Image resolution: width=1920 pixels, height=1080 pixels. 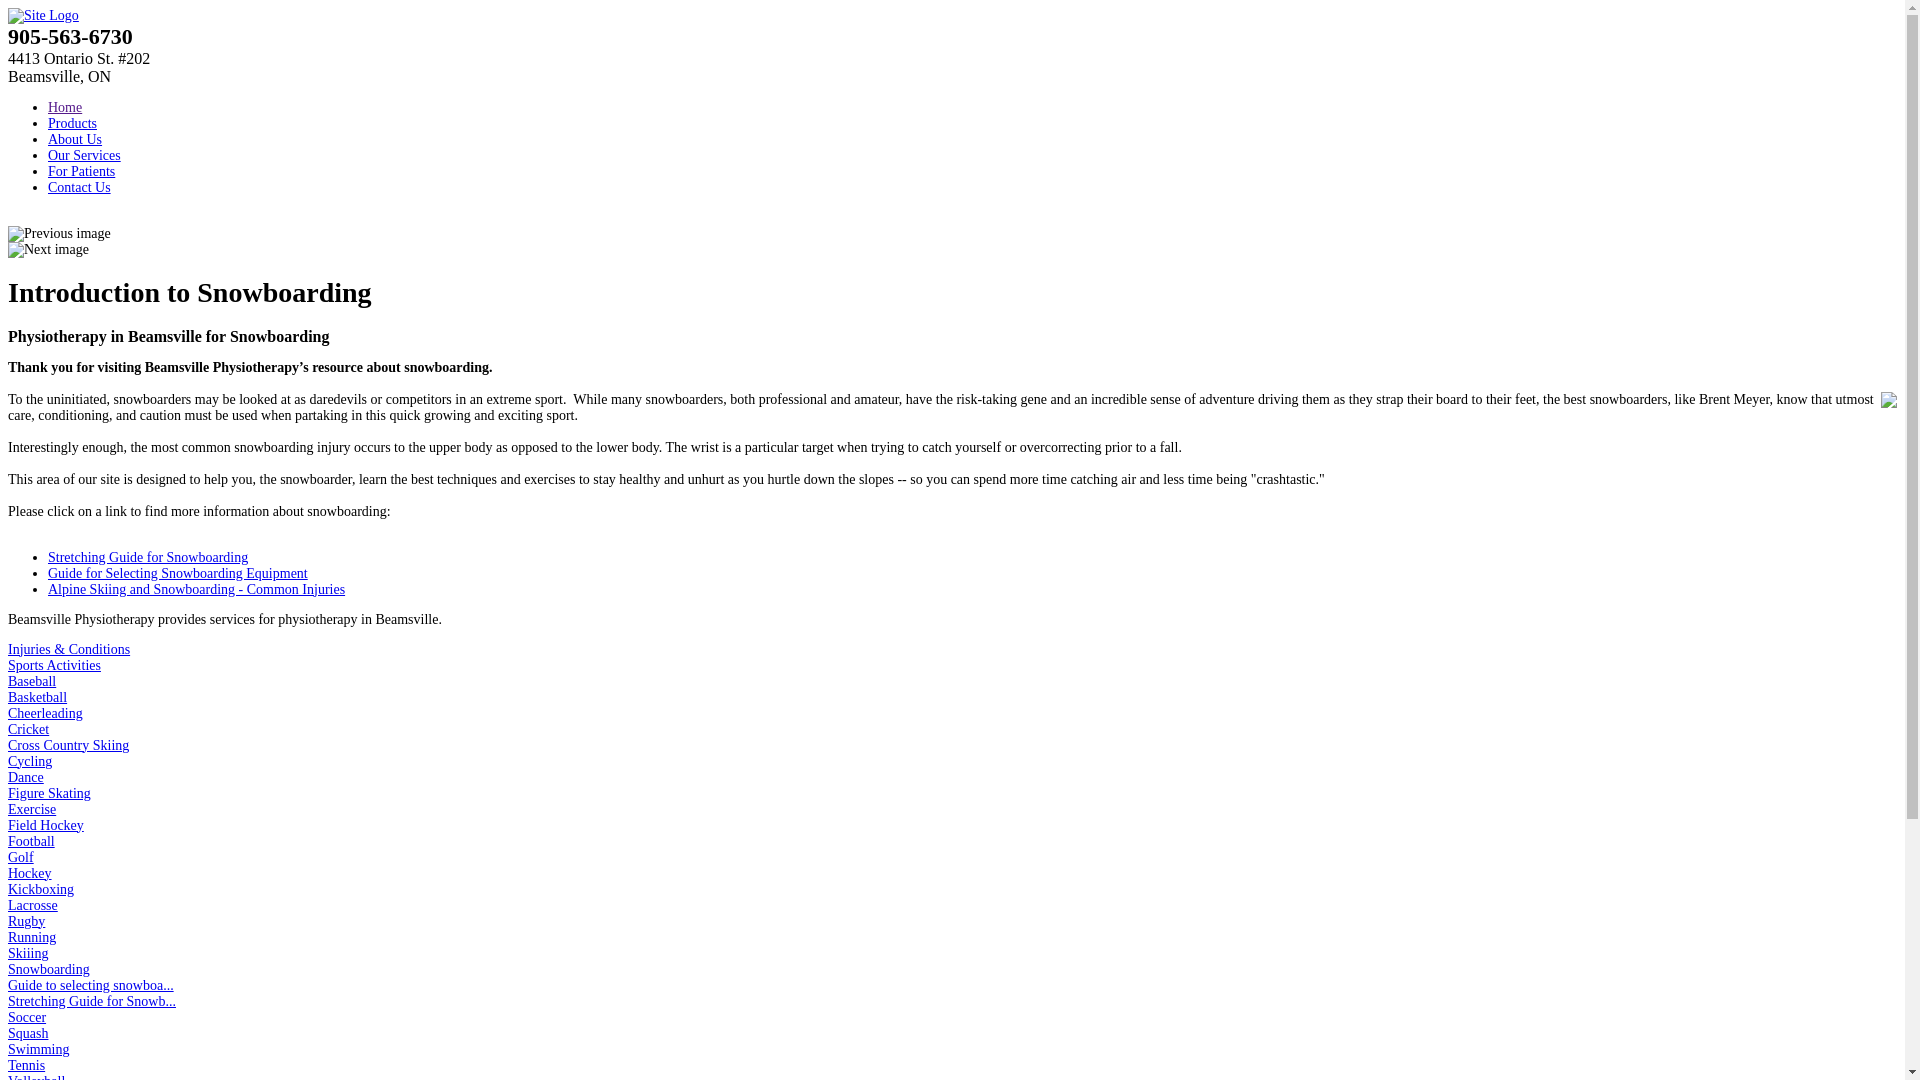 I want to click on 'Previous image', so click(x=59, y=233).